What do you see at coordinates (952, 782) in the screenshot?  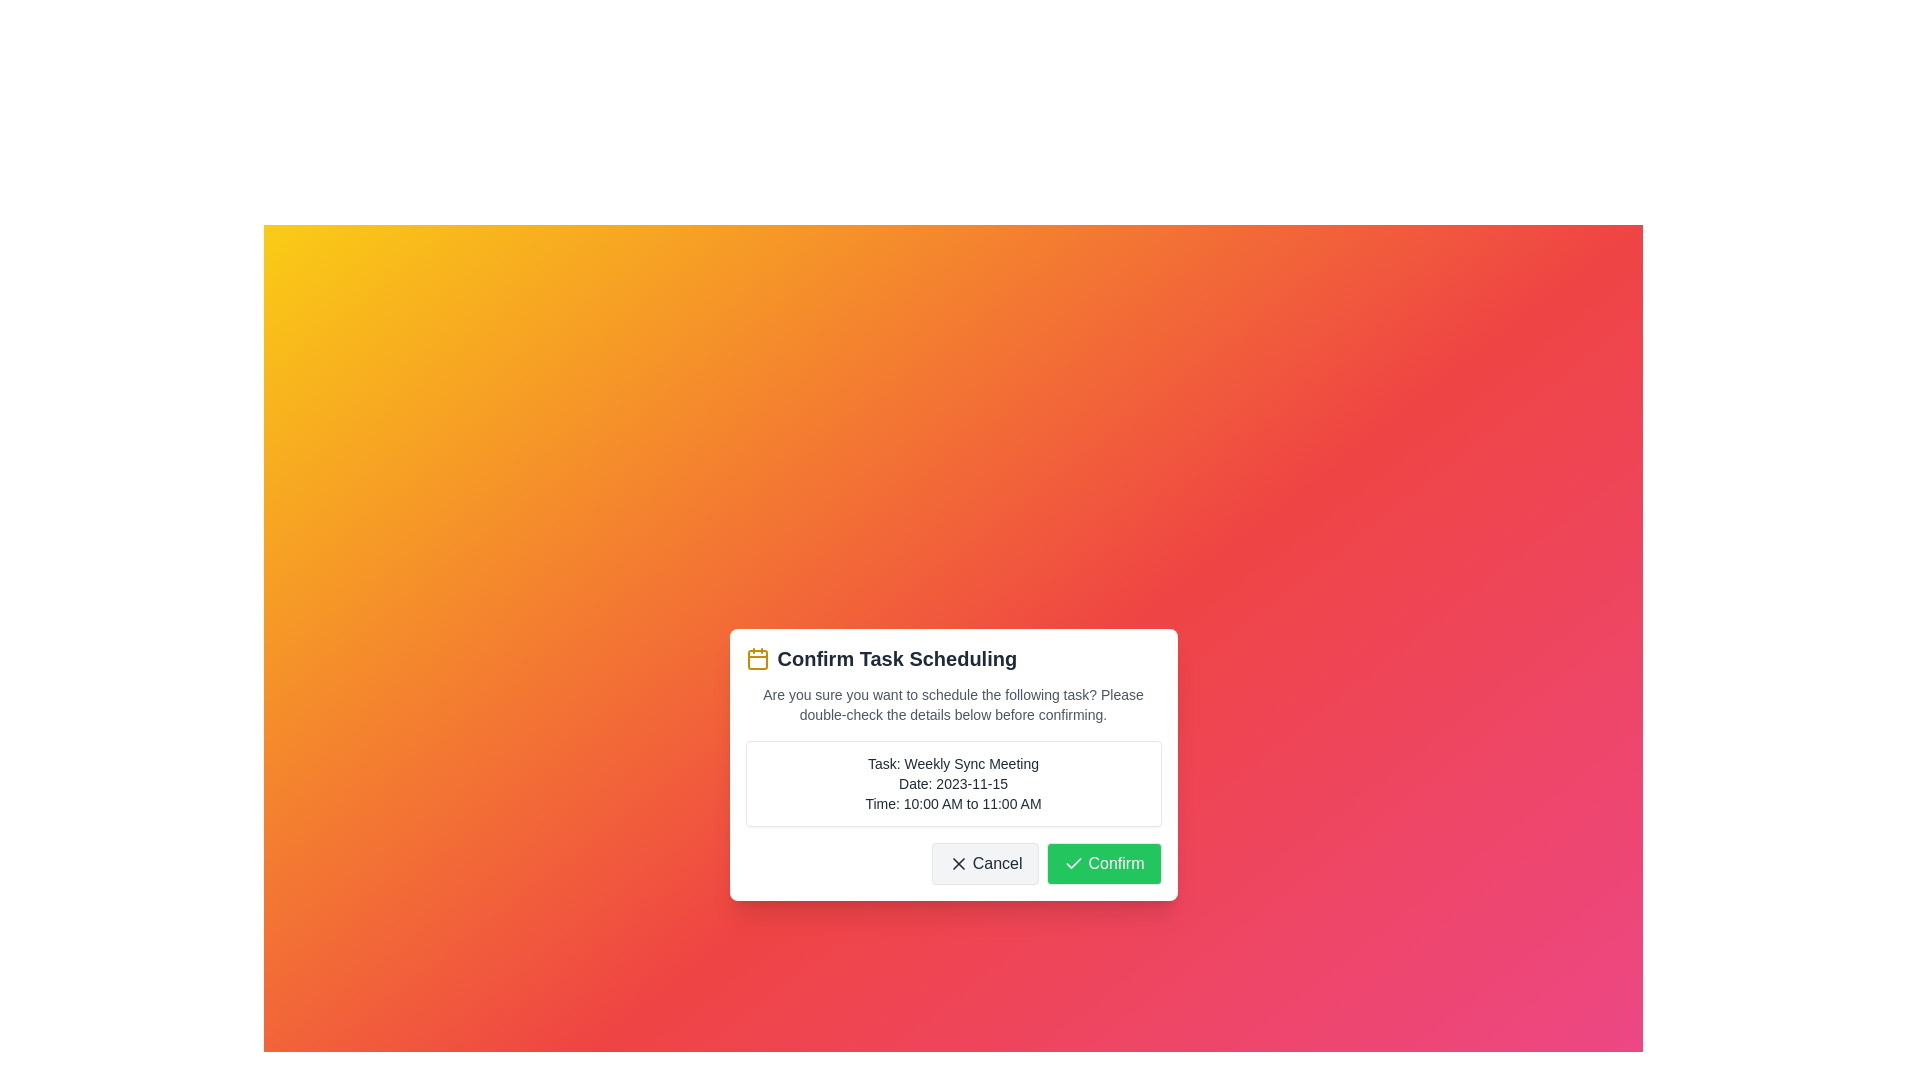 I see `the Text Display Box which shows summarized details of the task being scheduled, located in the center of the modal dialog box, below the confirmation paragraph and above the 'Cancel' and 'Confirm' buttons` at bounding box center [952, 782].